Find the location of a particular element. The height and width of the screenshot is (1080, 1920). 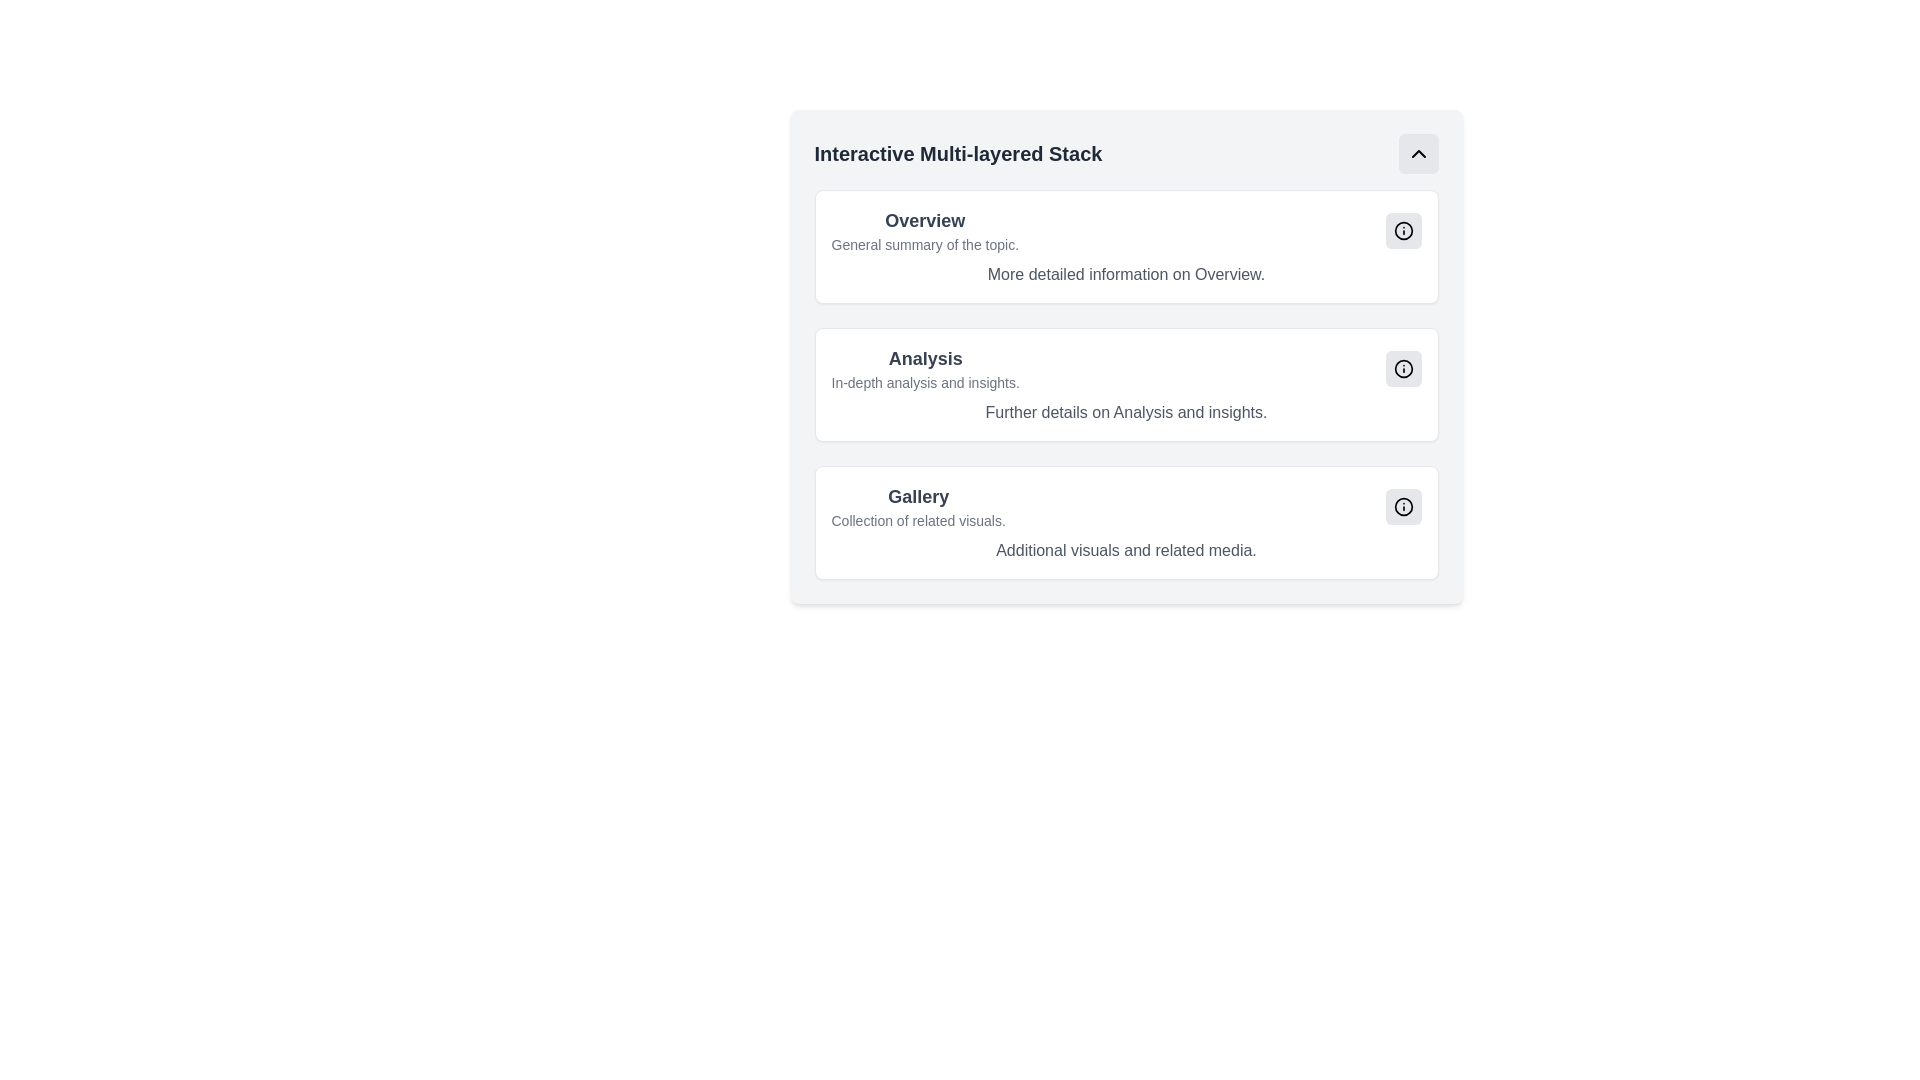

the static text element reading 'In-depth analysis and insights.' which is a smaller gray font located directly below the main heading 'Analysis.' is located at coordinates (924, 382).